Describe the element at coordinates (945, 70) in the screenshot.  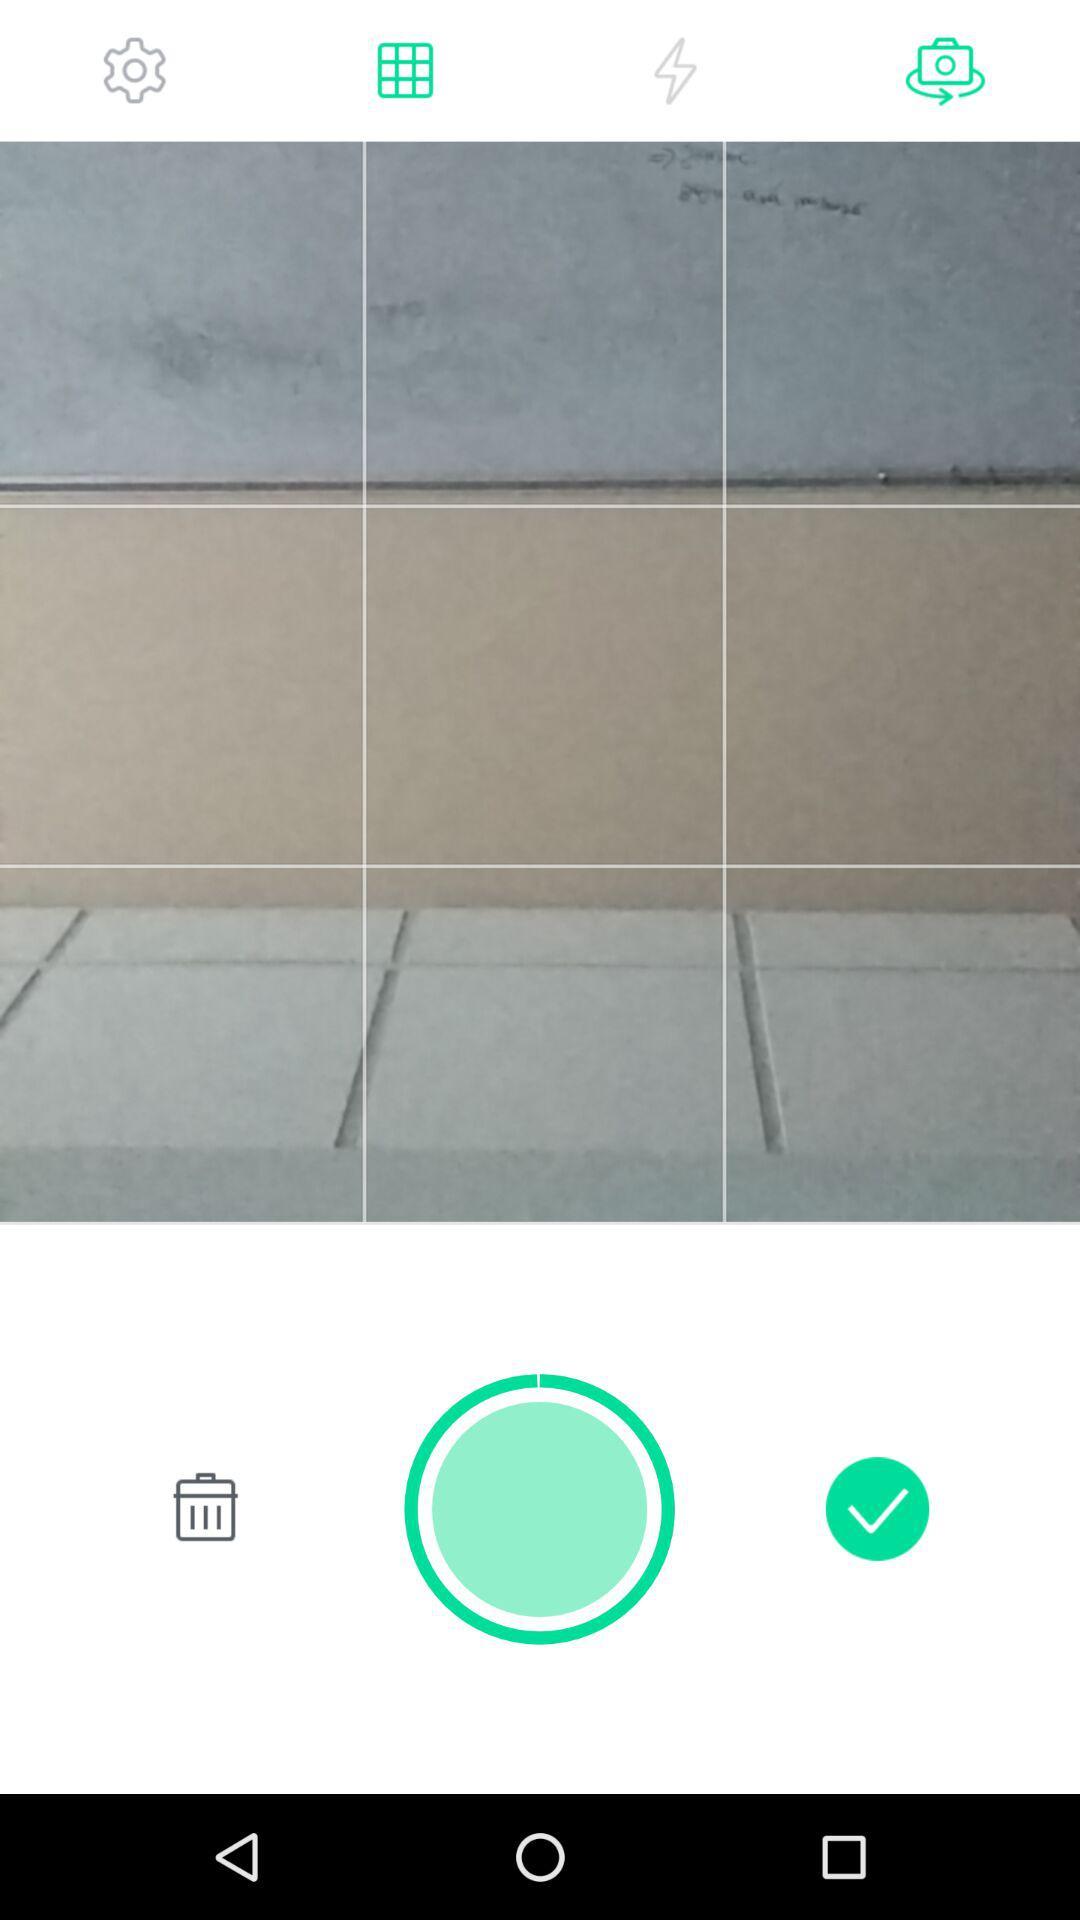
I see `switch to front/back camera` at that location.